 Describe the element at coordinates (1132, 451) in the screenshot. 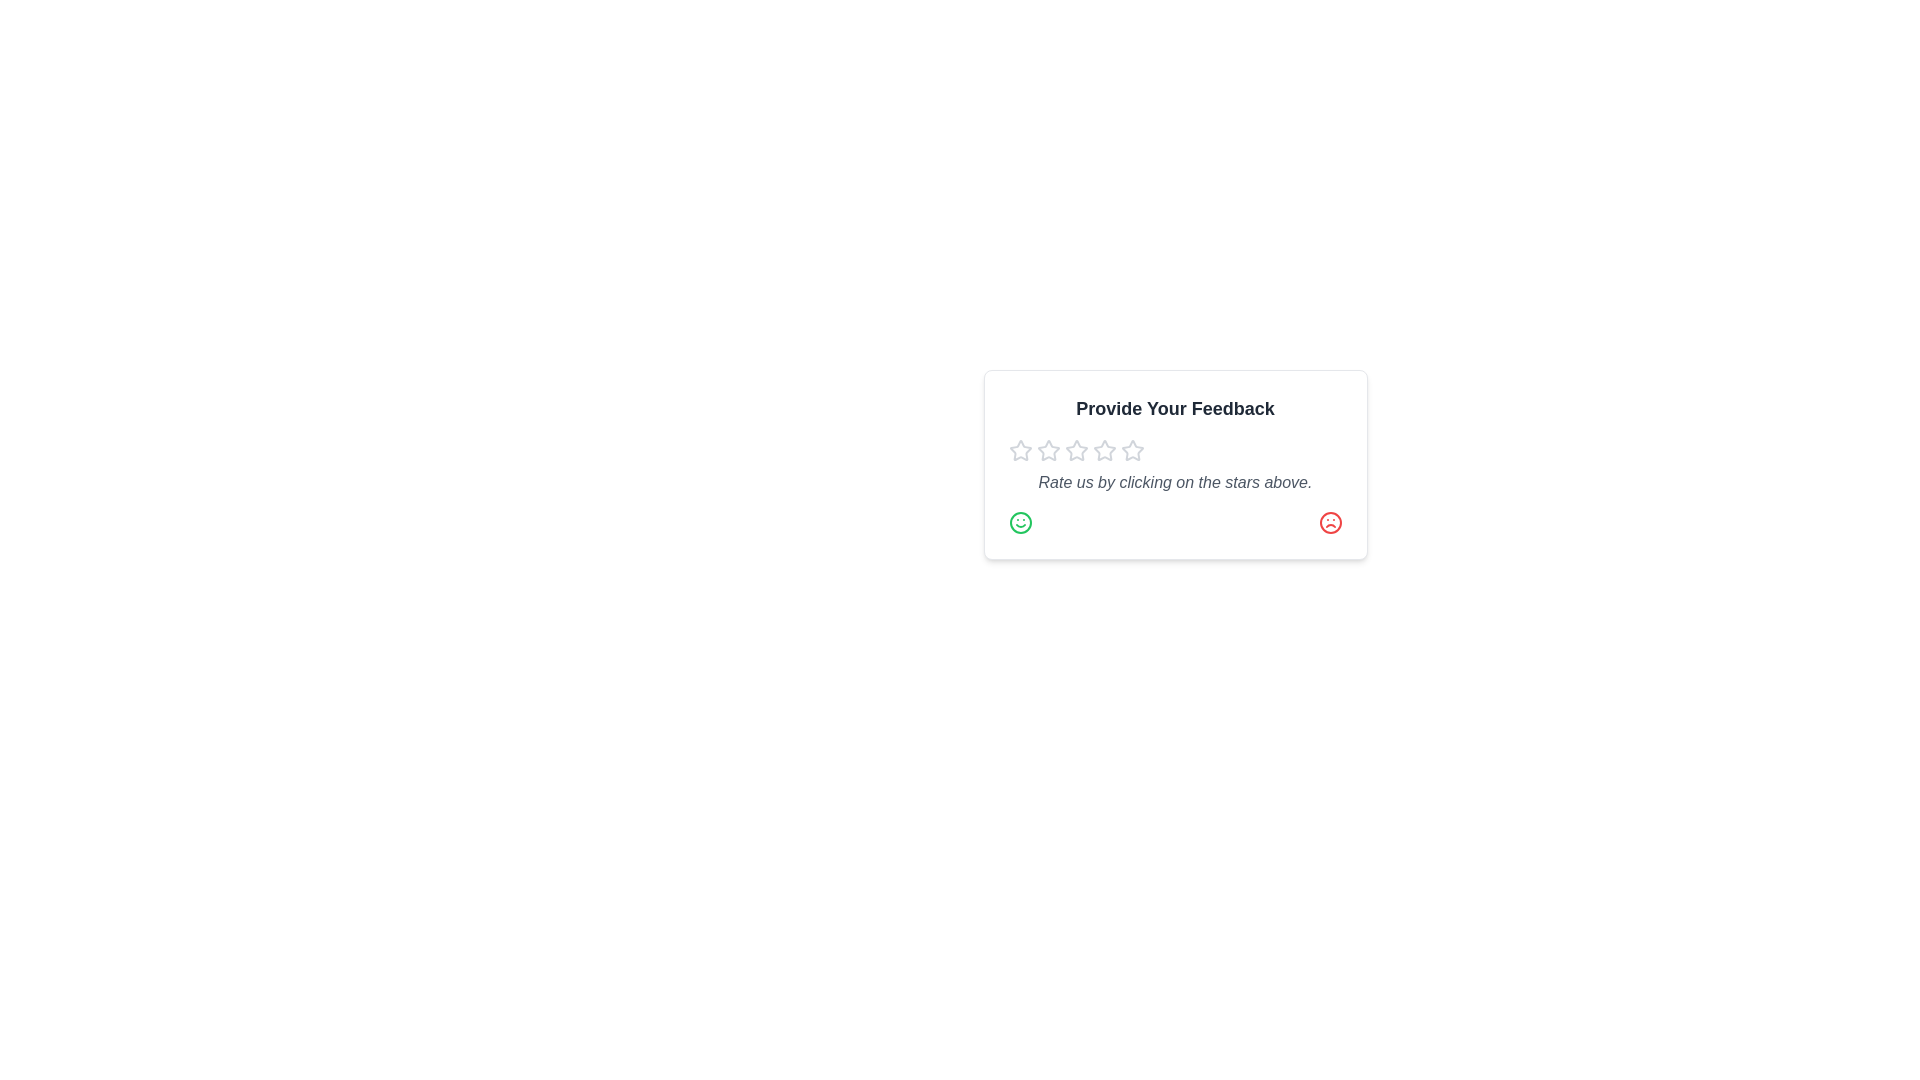

I see `the fifth star icon in the star rating interface` at that location.